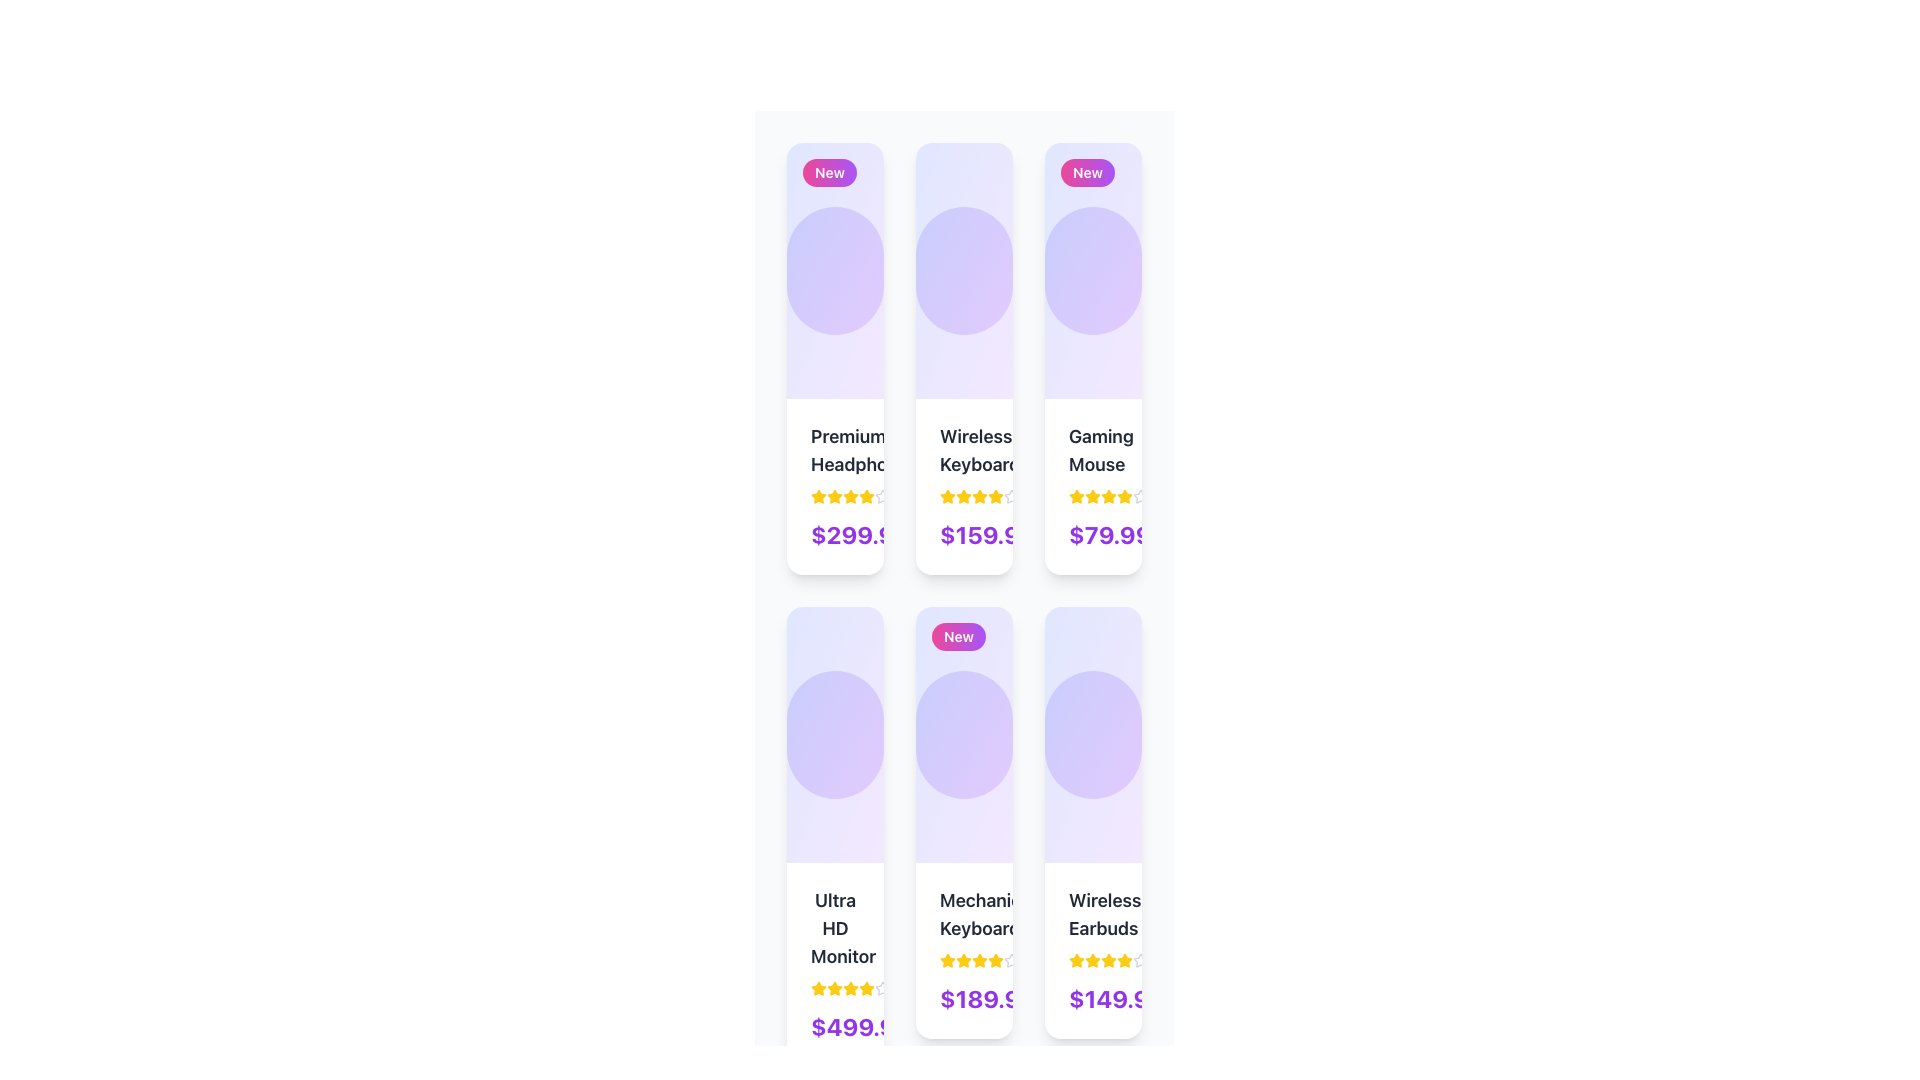 This screenshot has height=1080, width=1920. I want to click on the third star icon in the rating sequence for the 'Ultra HD Monitor', which indicates one of the rating levels for the product, so click(835, 987).